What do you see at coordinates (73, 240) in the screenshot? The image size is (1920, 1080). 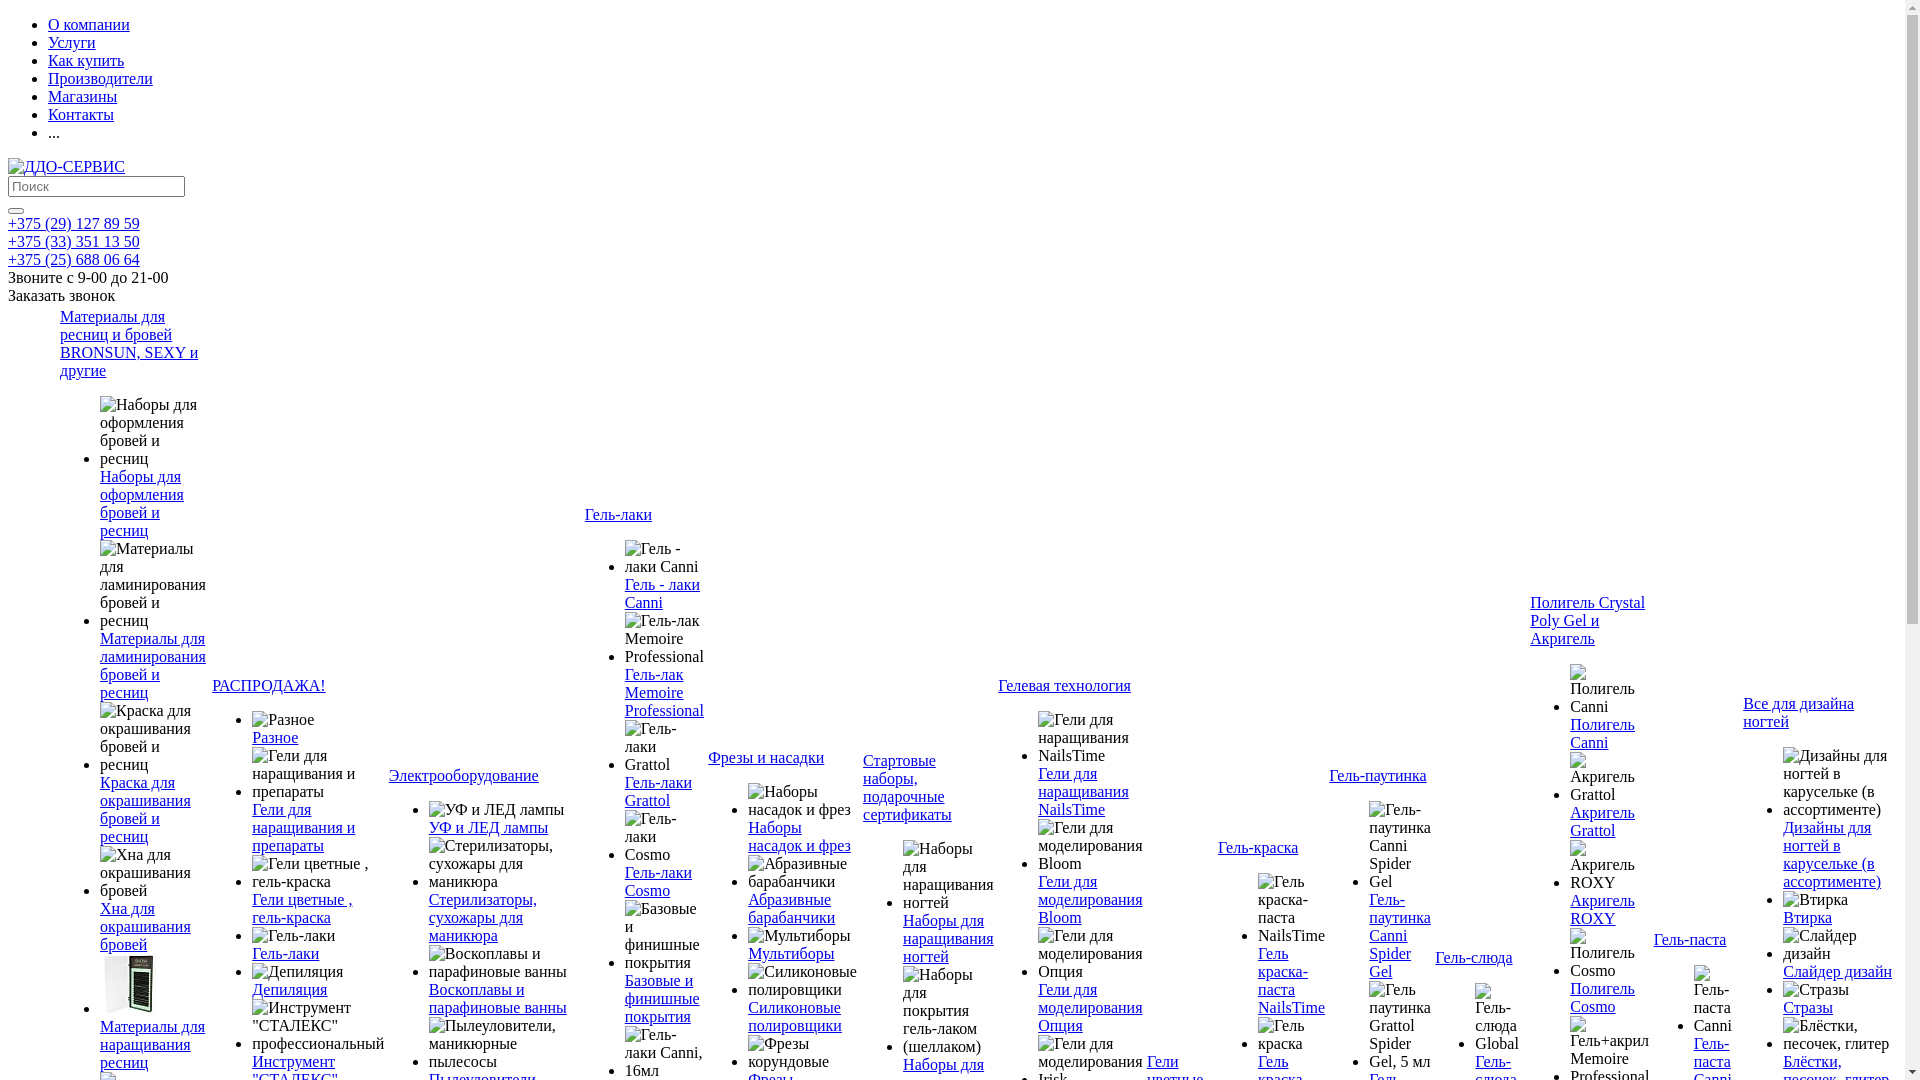 I see `'+375 (33) 351 13 50'` at bounding box center [73, 240].